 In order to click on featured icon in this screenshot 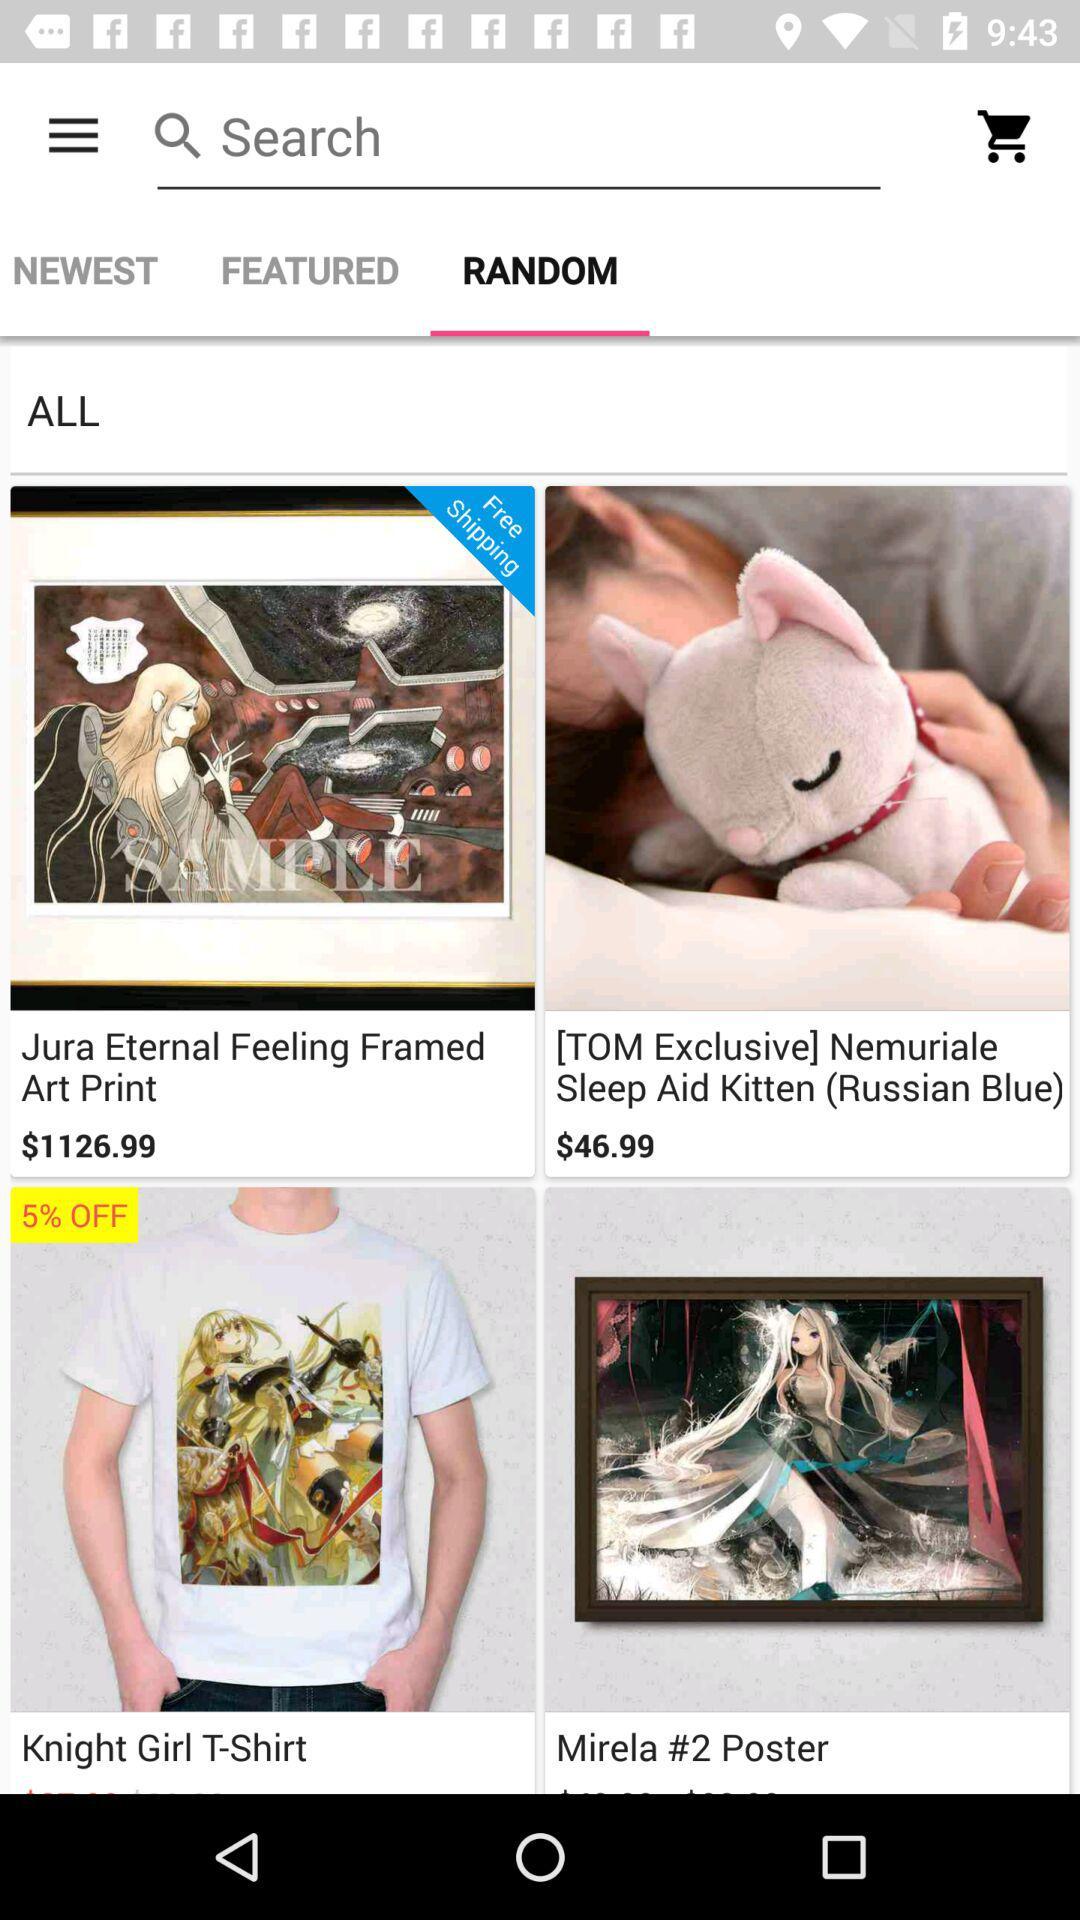, I will do `click(309, 269)`.